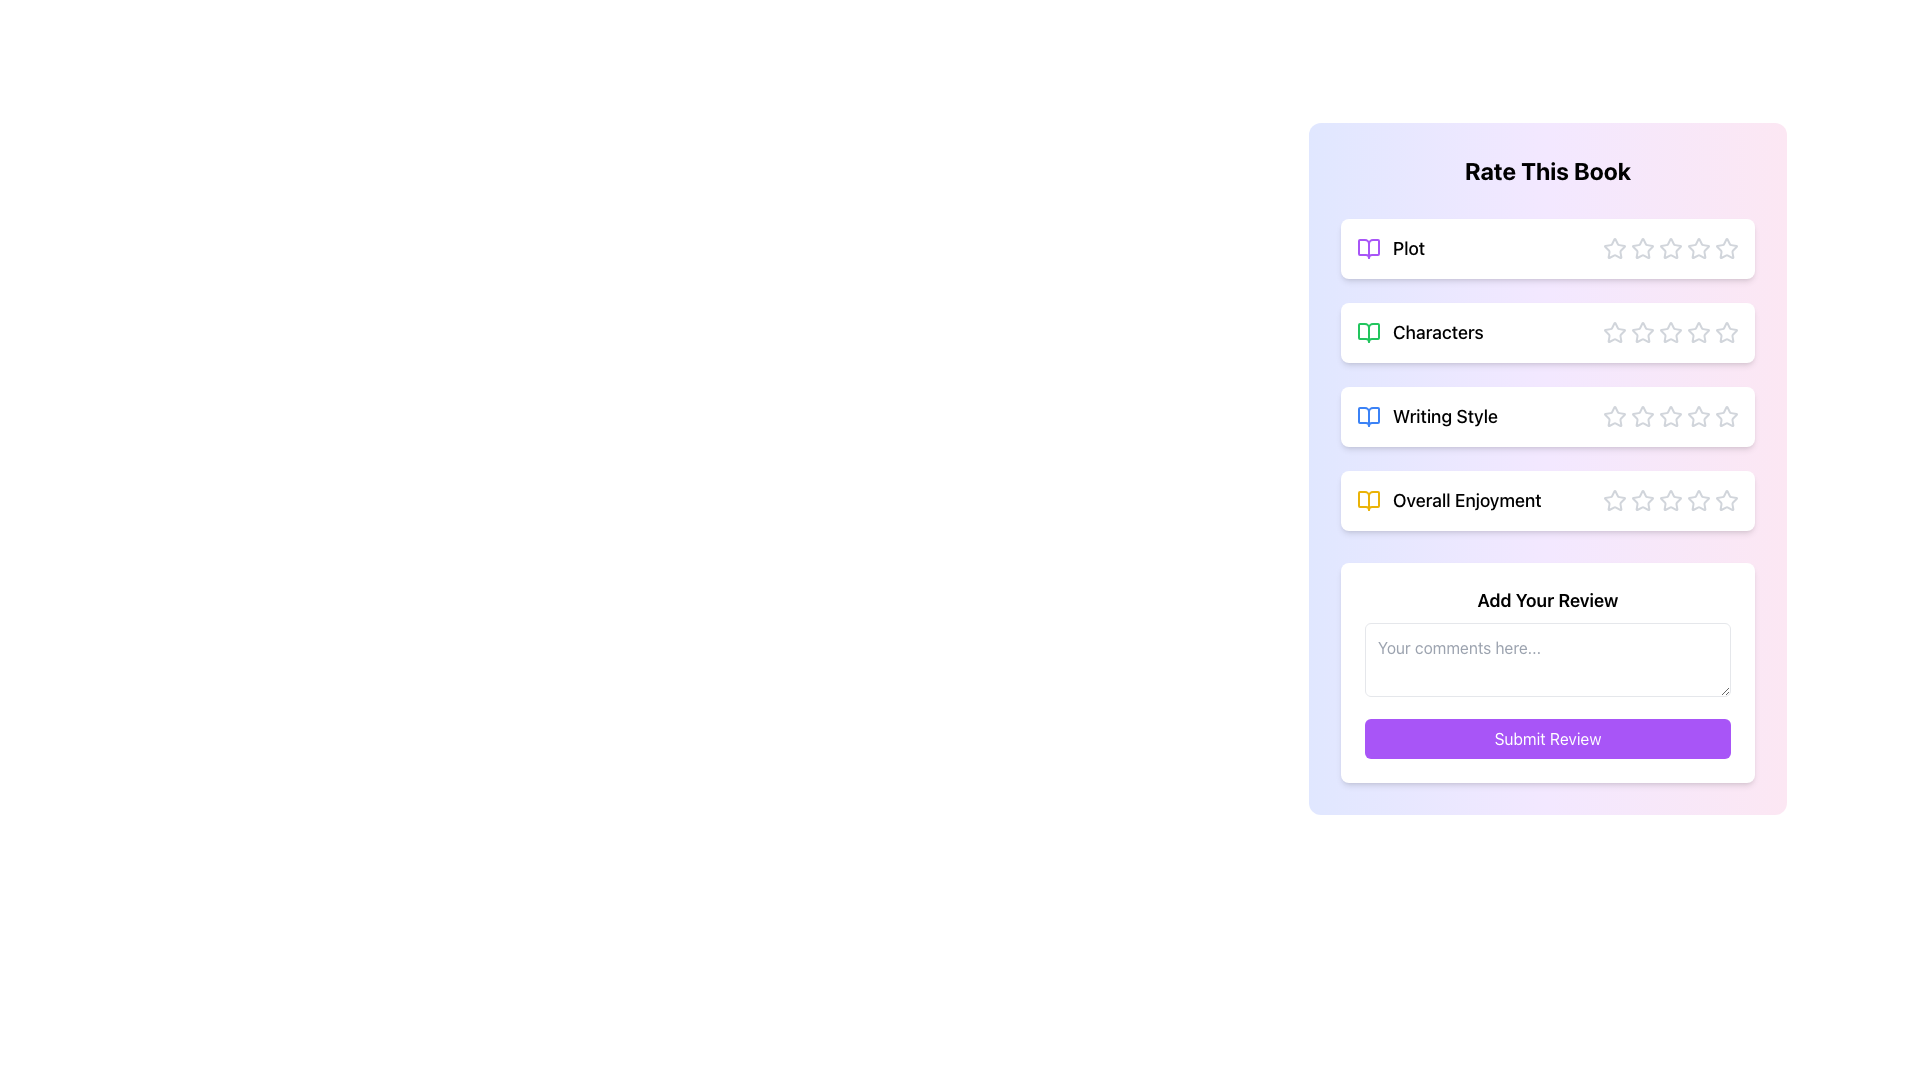  I want to click on the first star-shaped icon for rating under the 'Rate This Book' heading to rate the 'Plot' criterion, so click(1613, 246).